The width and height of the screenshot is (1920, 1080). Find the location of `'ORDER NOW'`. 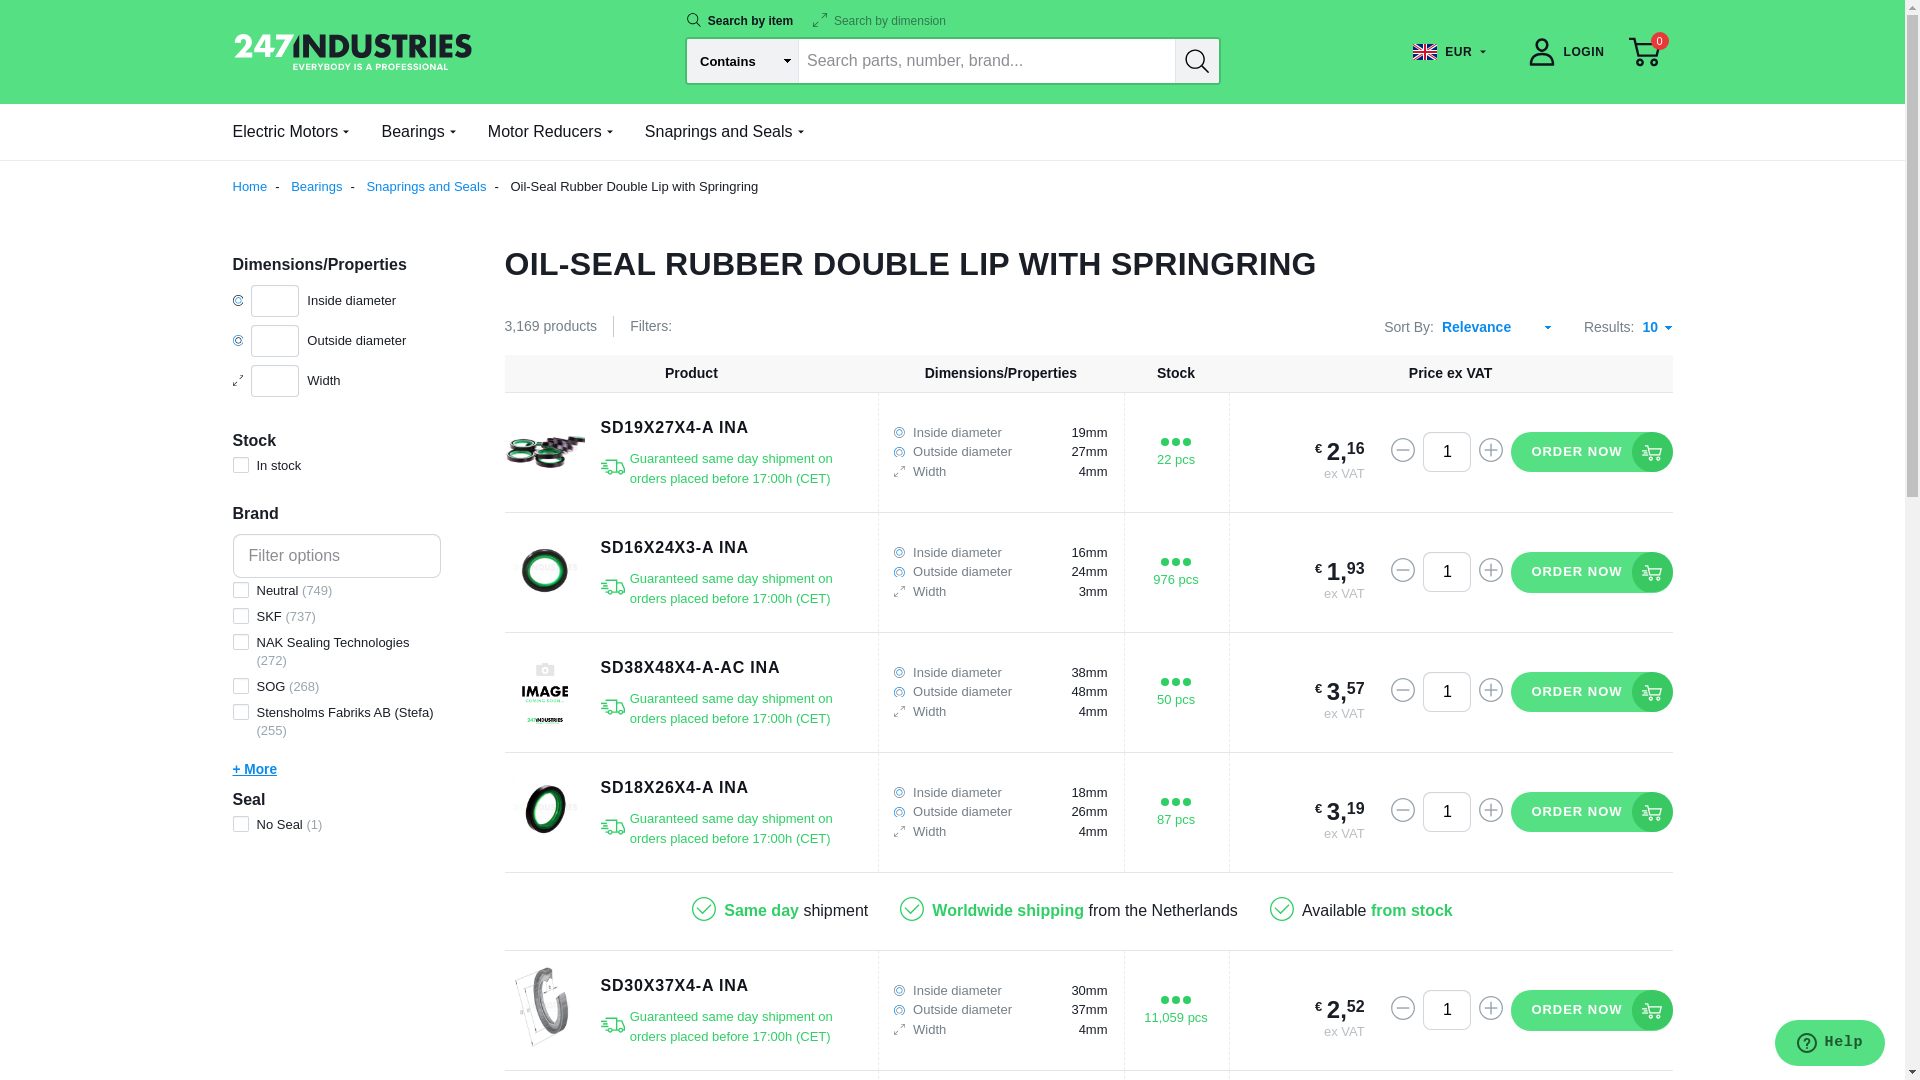

'ORDER NOW' is located at coordinates (1590, 451).